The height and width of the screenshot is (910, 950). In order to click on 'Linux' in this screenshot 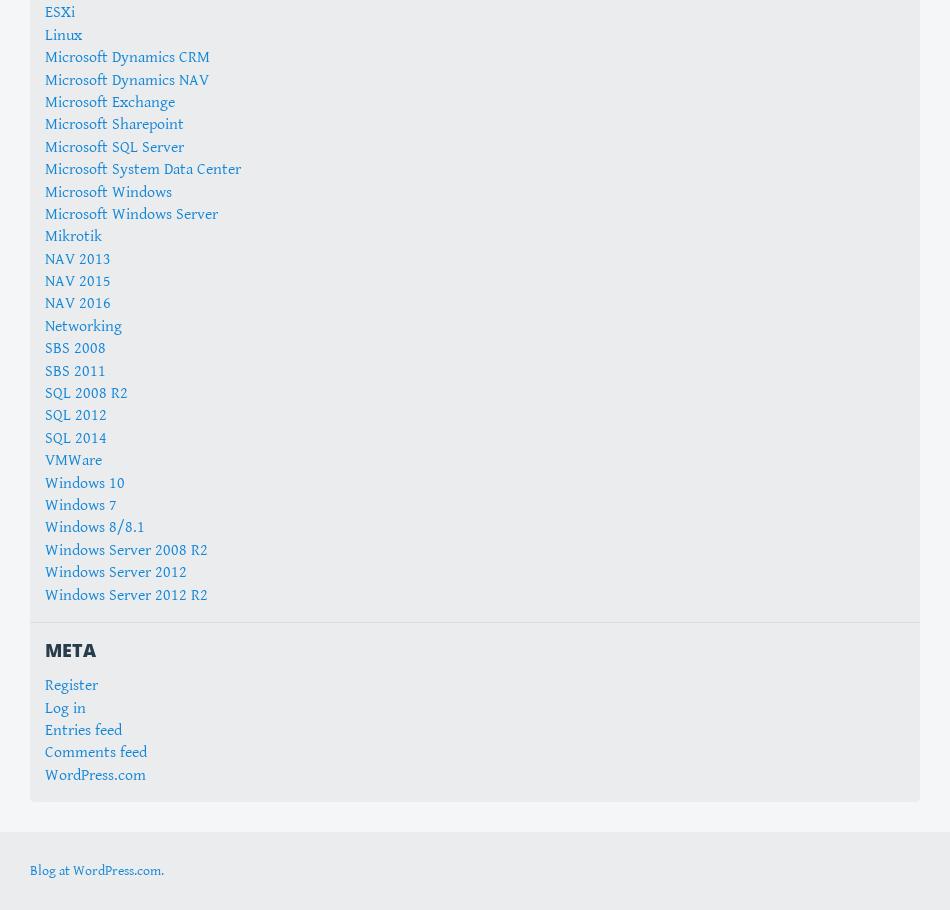, I will do `click(45, 34)`.